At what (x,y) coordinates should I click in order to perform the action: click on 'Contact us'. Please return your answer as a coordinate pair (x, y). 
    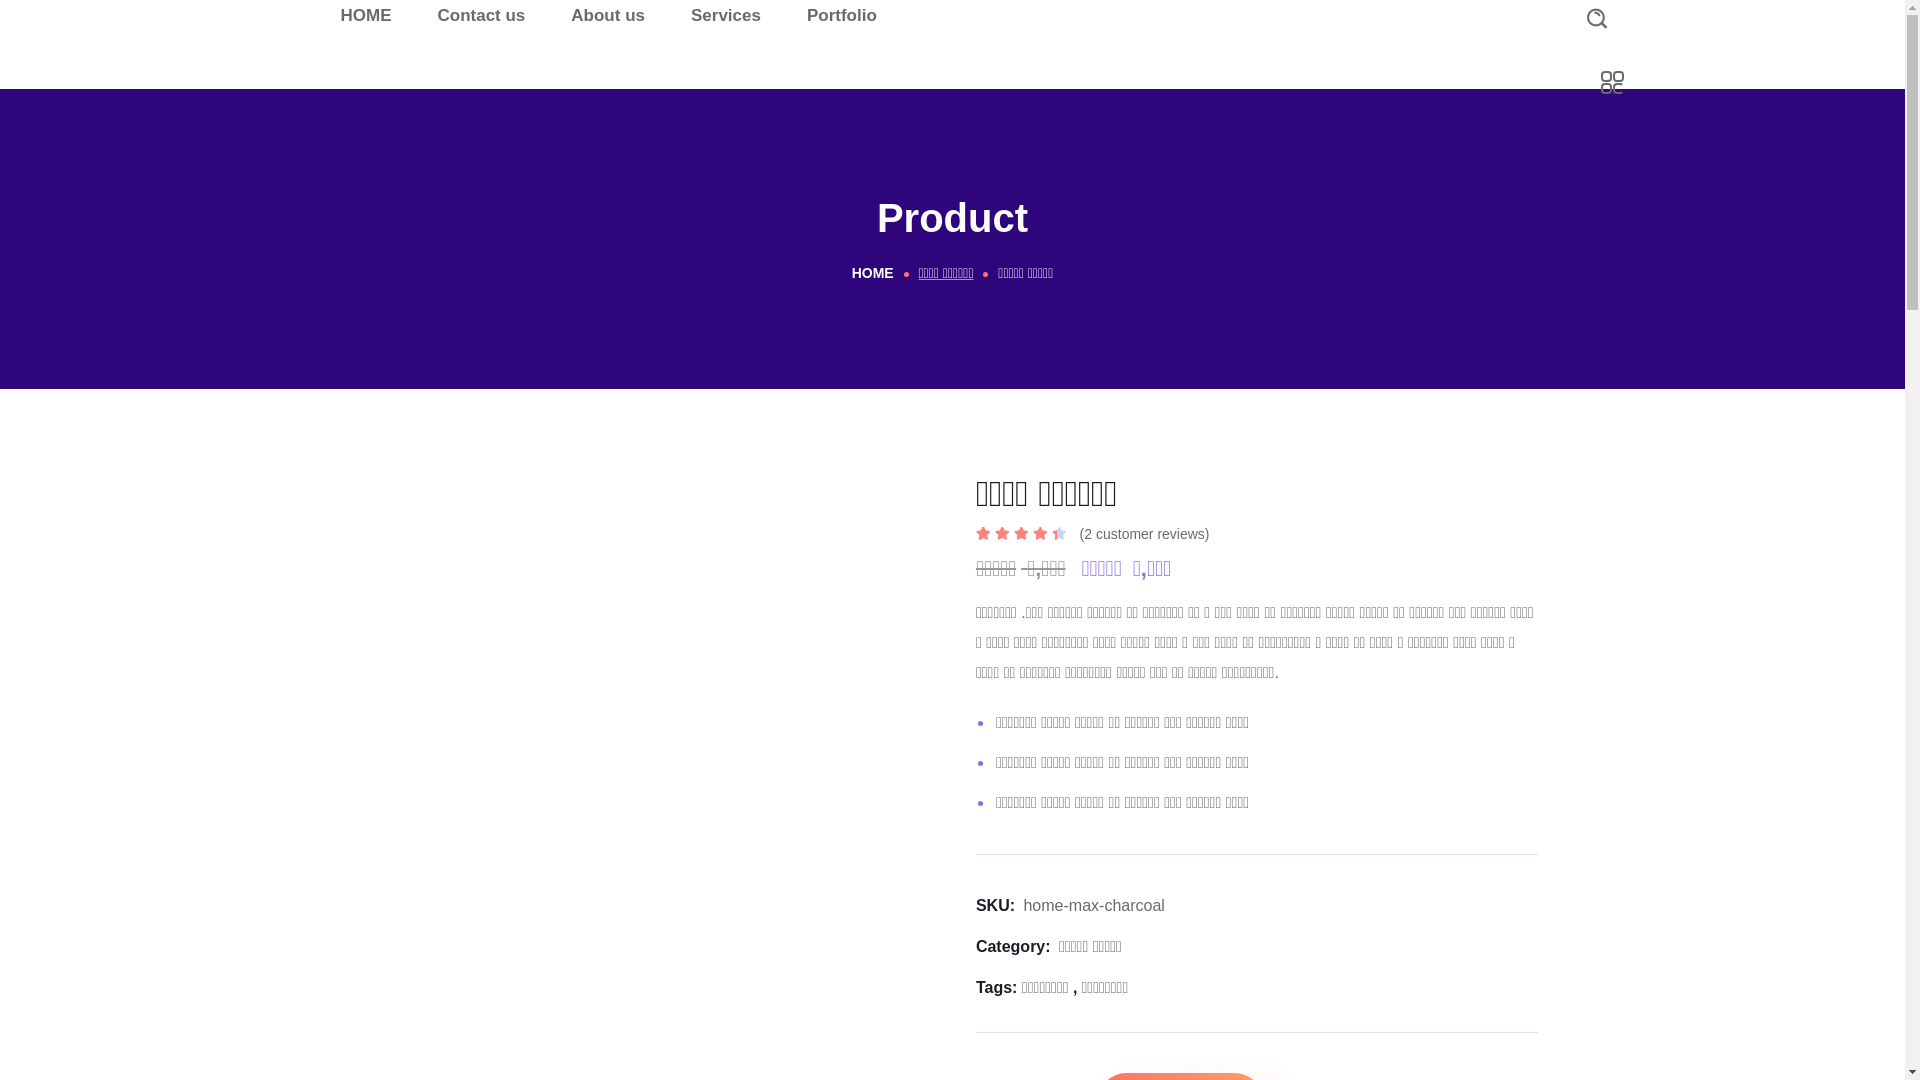
    Looking at the image, I should click on (480, 15).